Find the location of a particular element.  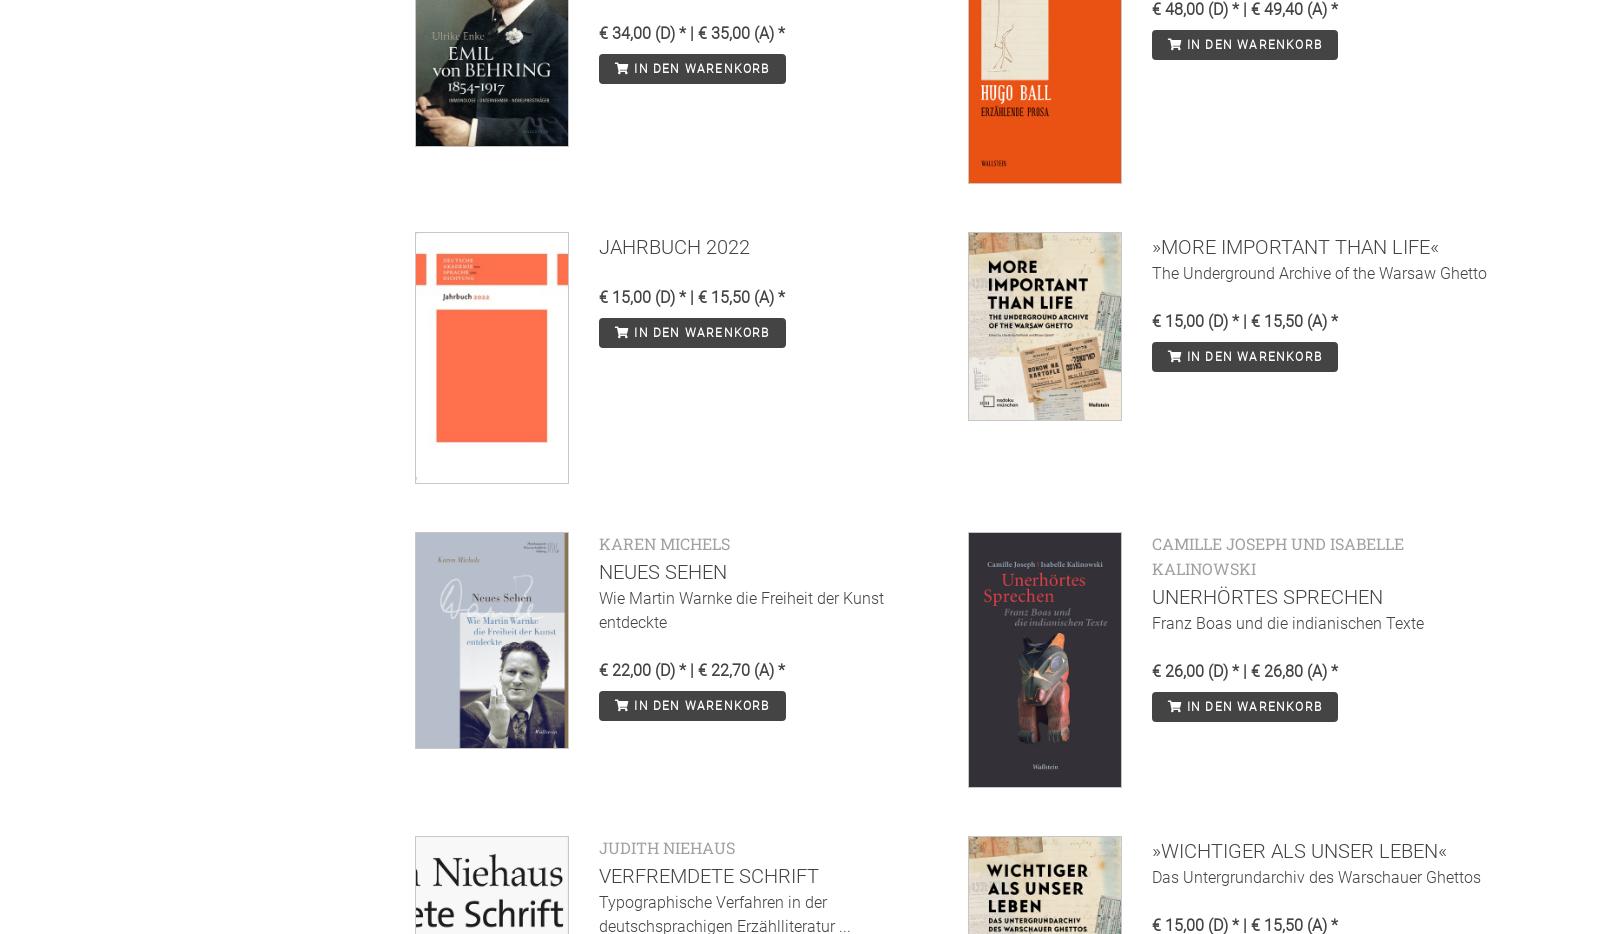

'Neues Sehen' is located at coordinates (663, 569).